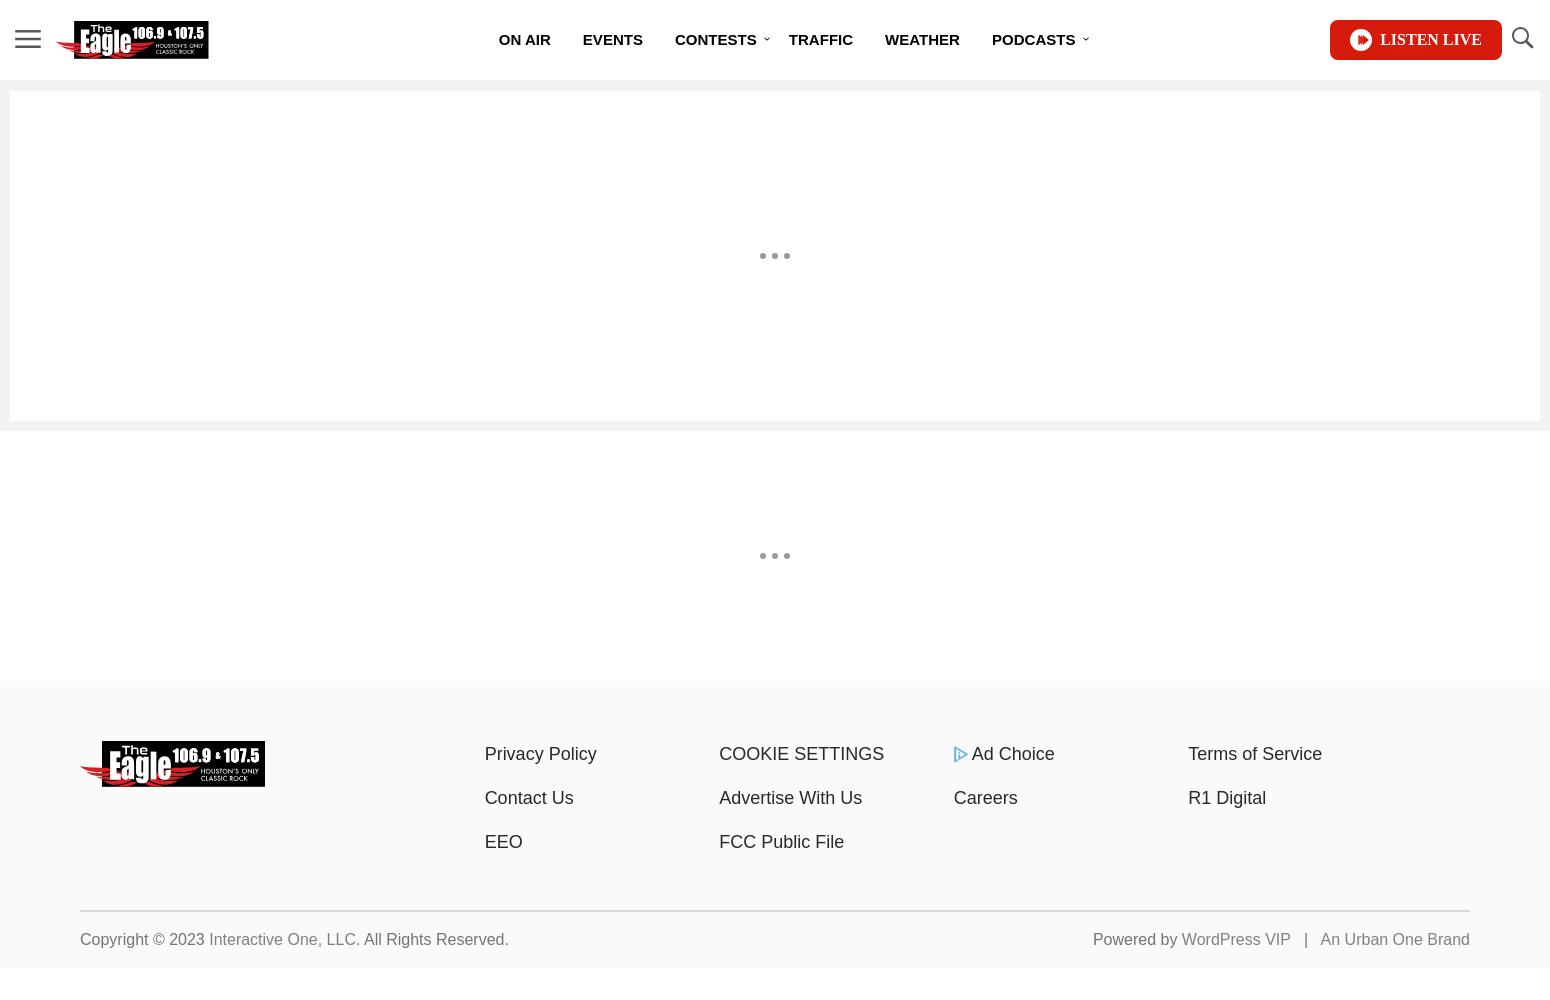  I want to click on 'EEO', so click(483, 841).